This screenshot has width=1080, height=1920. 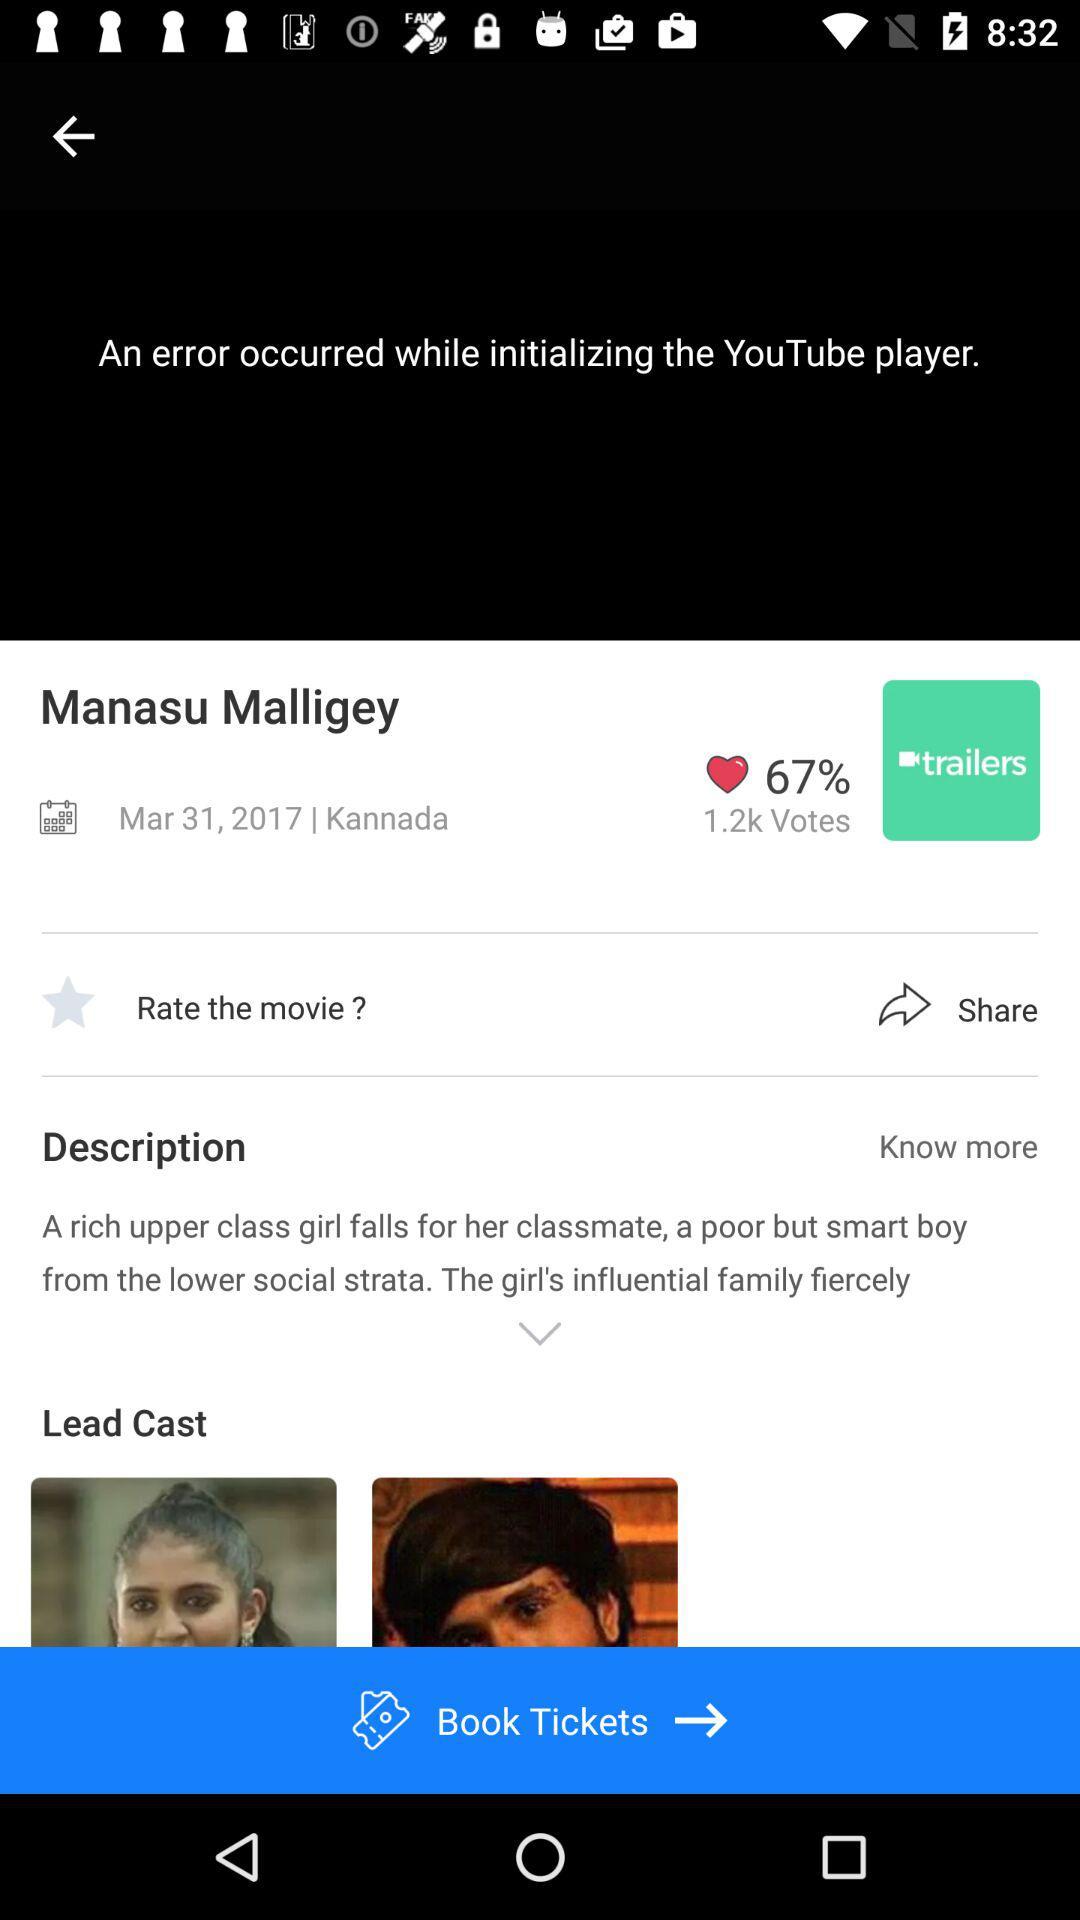 I want to click on see traillers, so click(x=960, y=759).